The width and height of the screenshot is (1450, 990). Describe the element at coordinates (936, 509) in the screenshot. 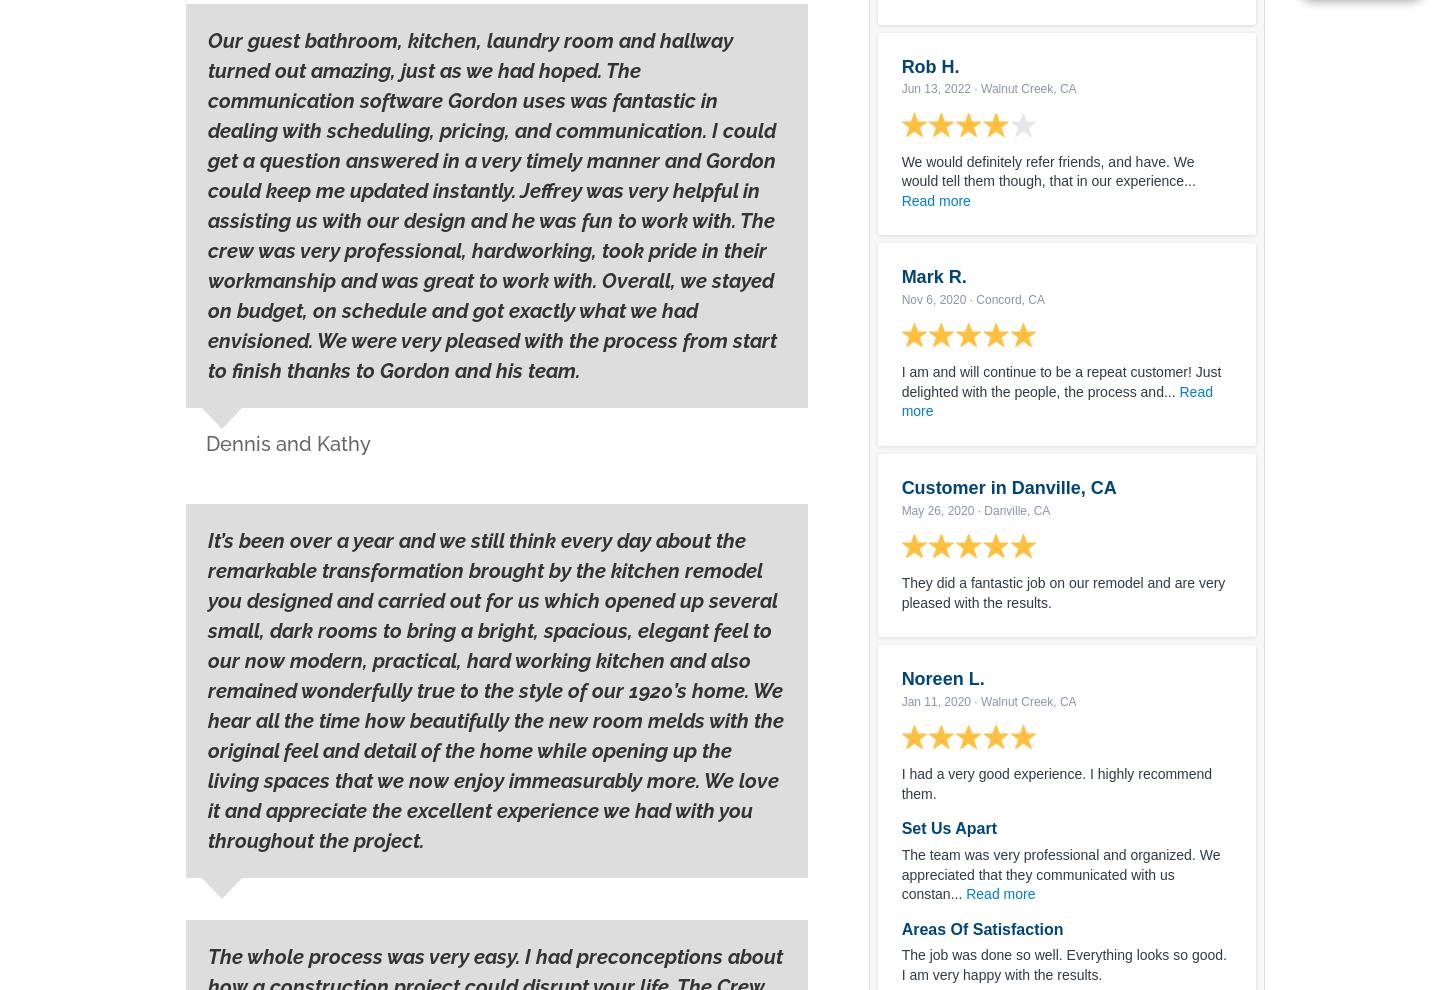

I see `'May 26, 2020'` at that location.